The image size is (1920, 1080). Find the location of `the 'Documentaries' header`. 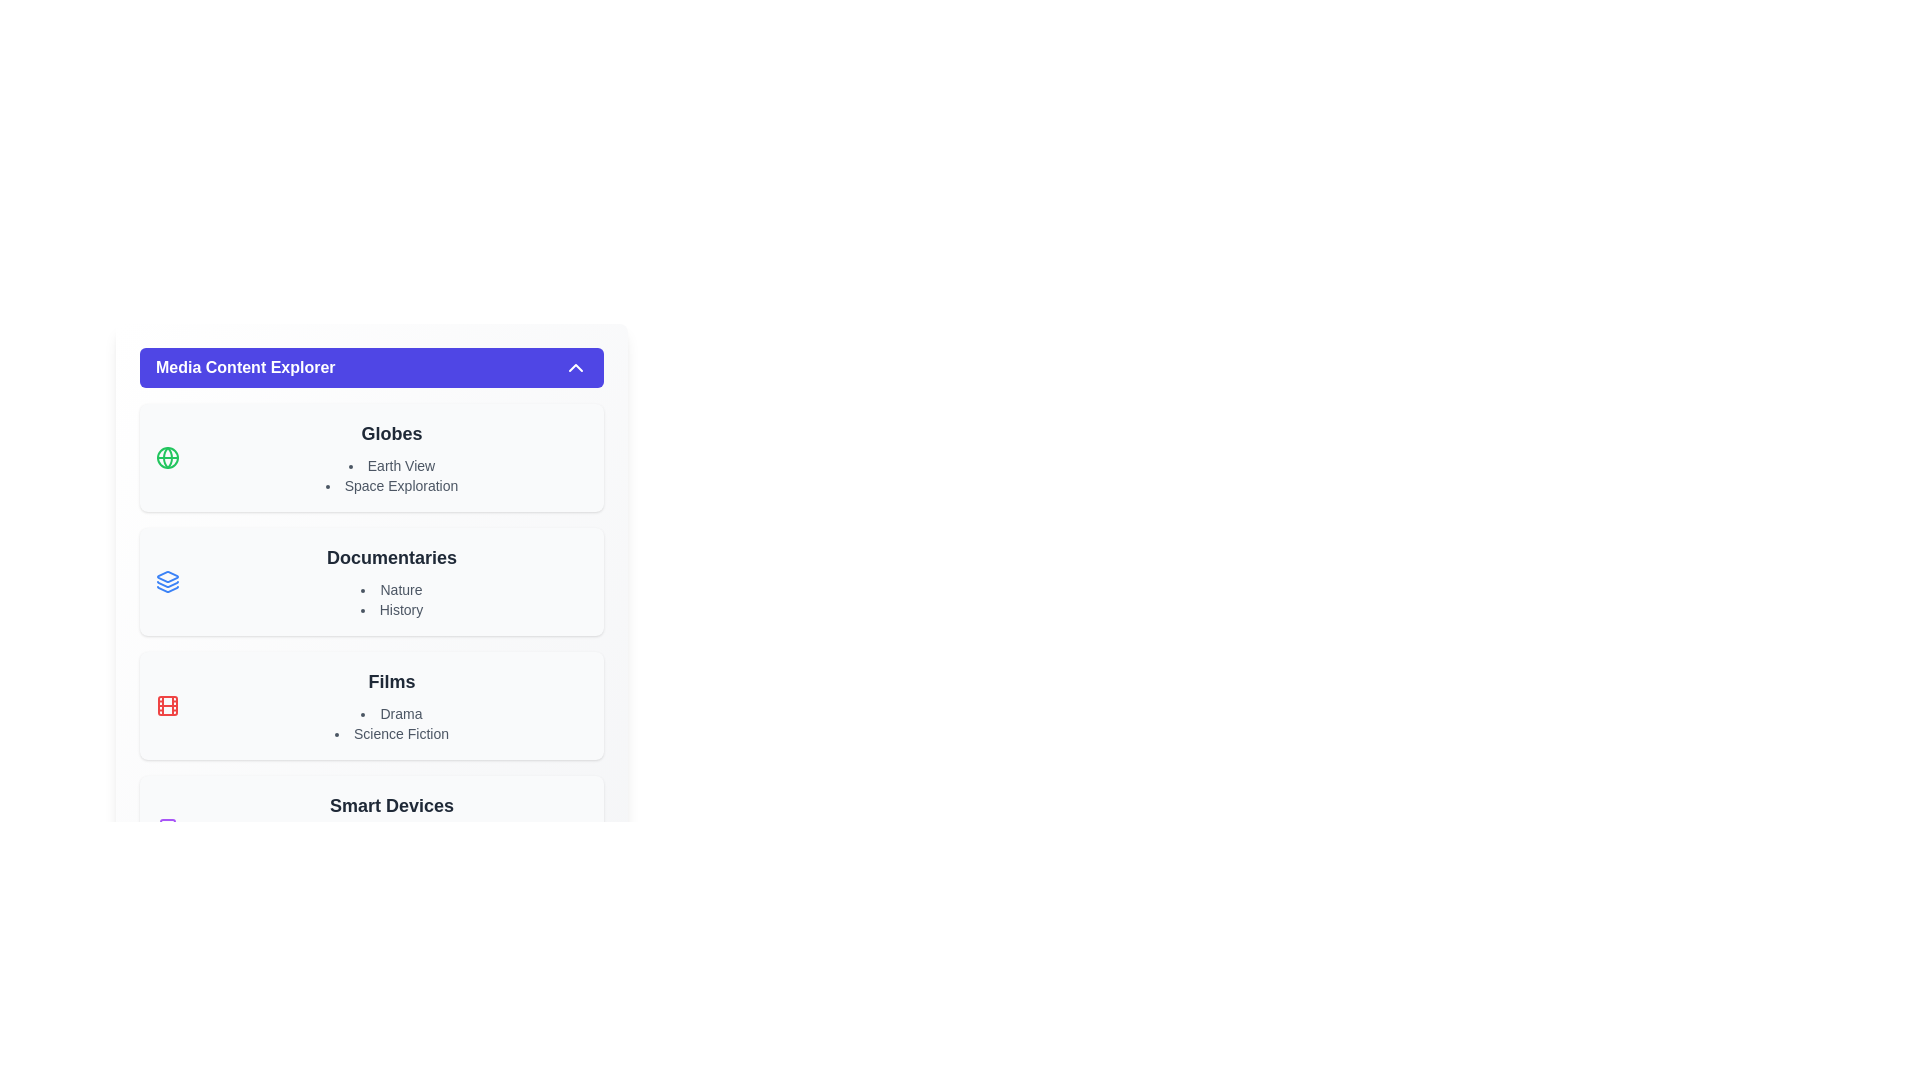

the 'Documentaries' header is located at coordinates (392, 582).